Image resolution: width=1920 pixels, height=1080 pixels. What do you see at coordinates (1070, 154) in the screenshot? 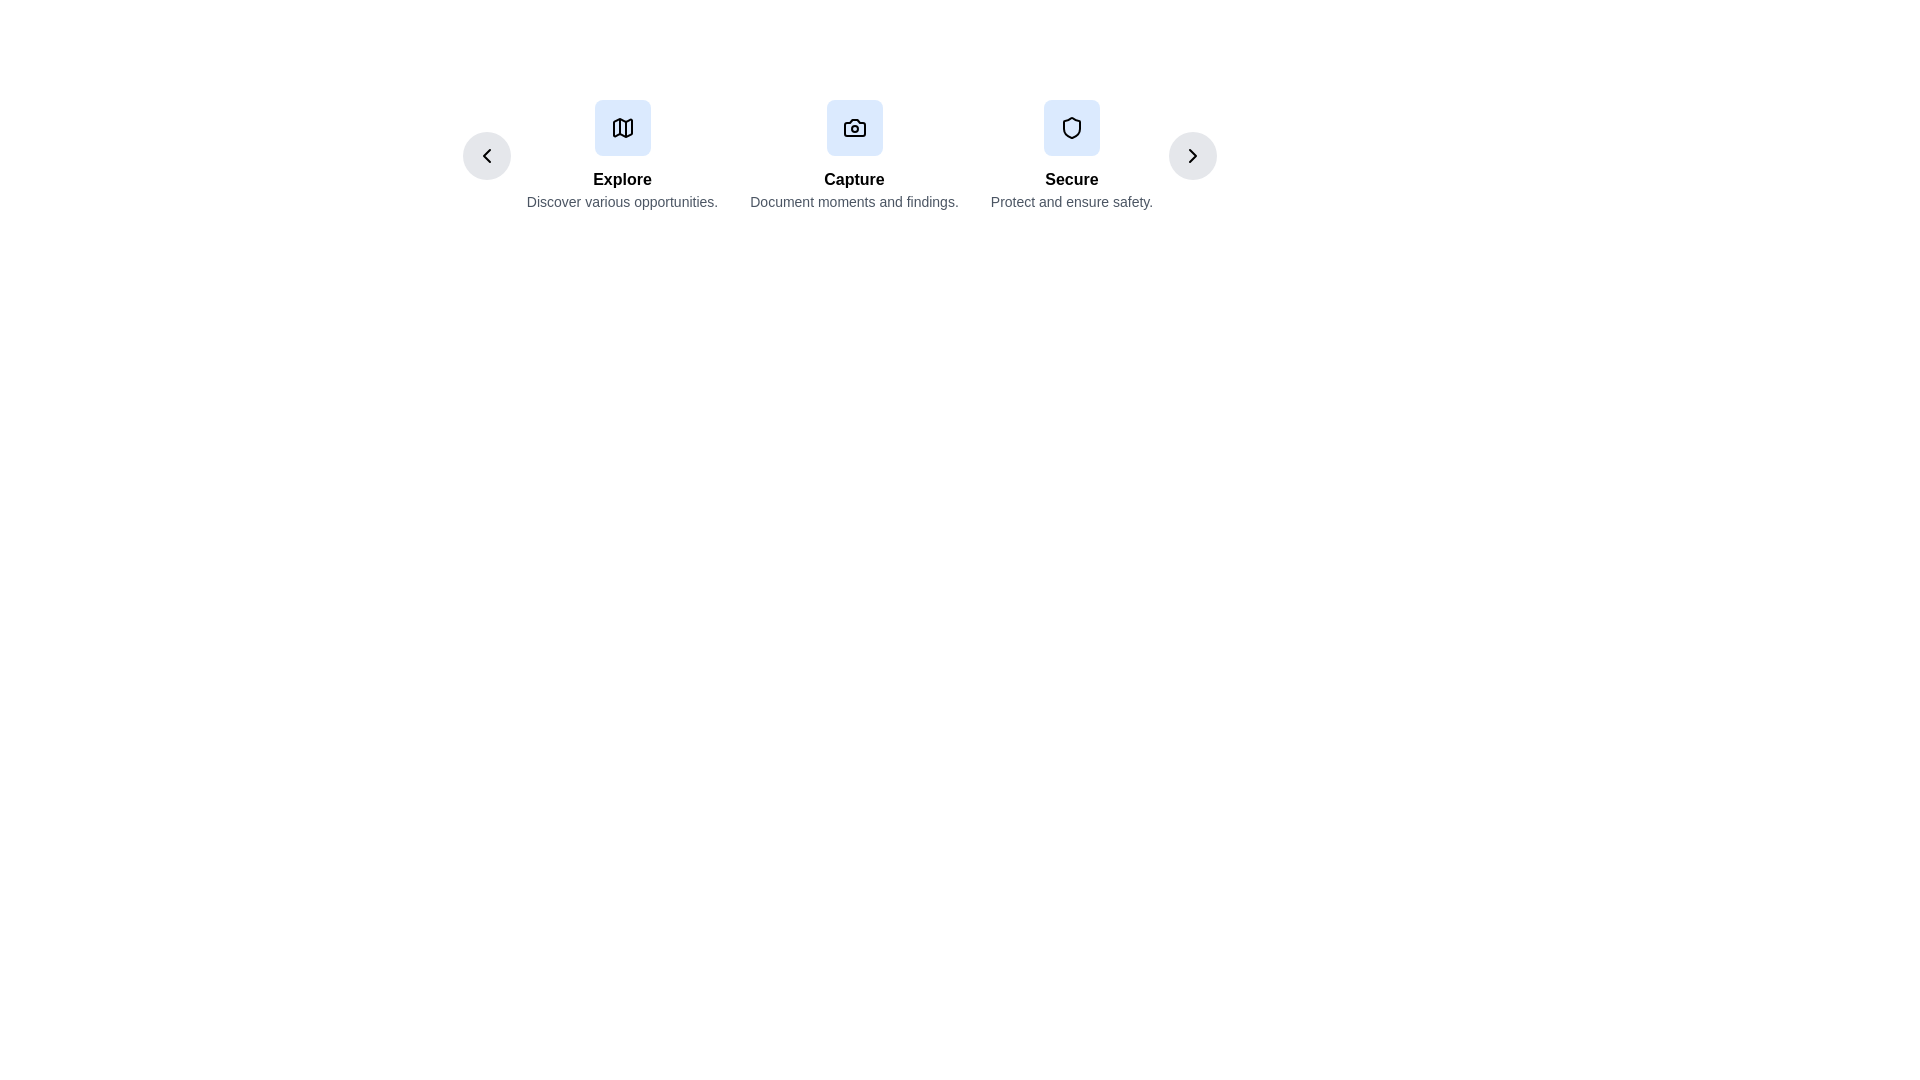
I see `the Informational card that emphasizes security and safety, which is the third item in a row of three similar elements, positioned to the right of the 'Explore' and 'Capture' items` at bounding box center [1070, 154].